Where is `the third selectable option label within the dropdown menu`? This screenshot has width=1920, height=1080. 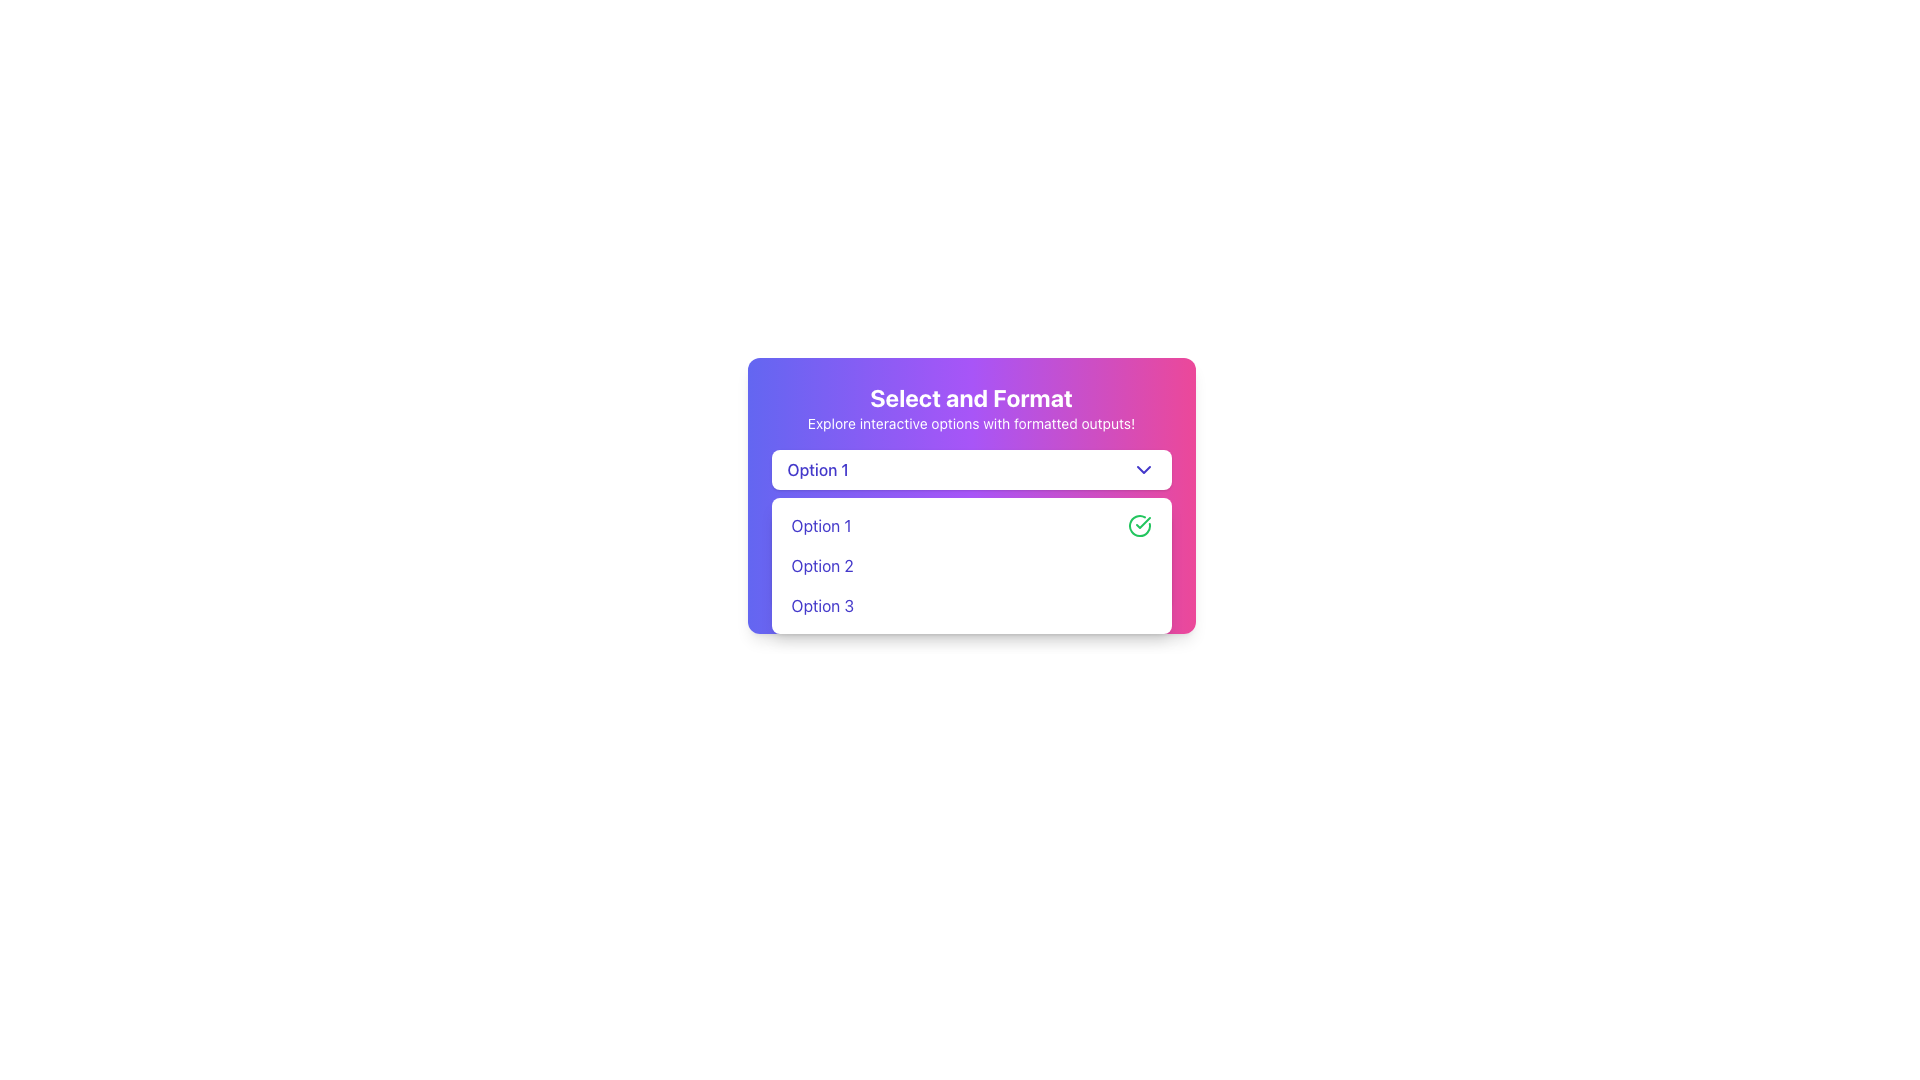 the third selectable option label within the dropdown menu is located at coordinates (822, 604).